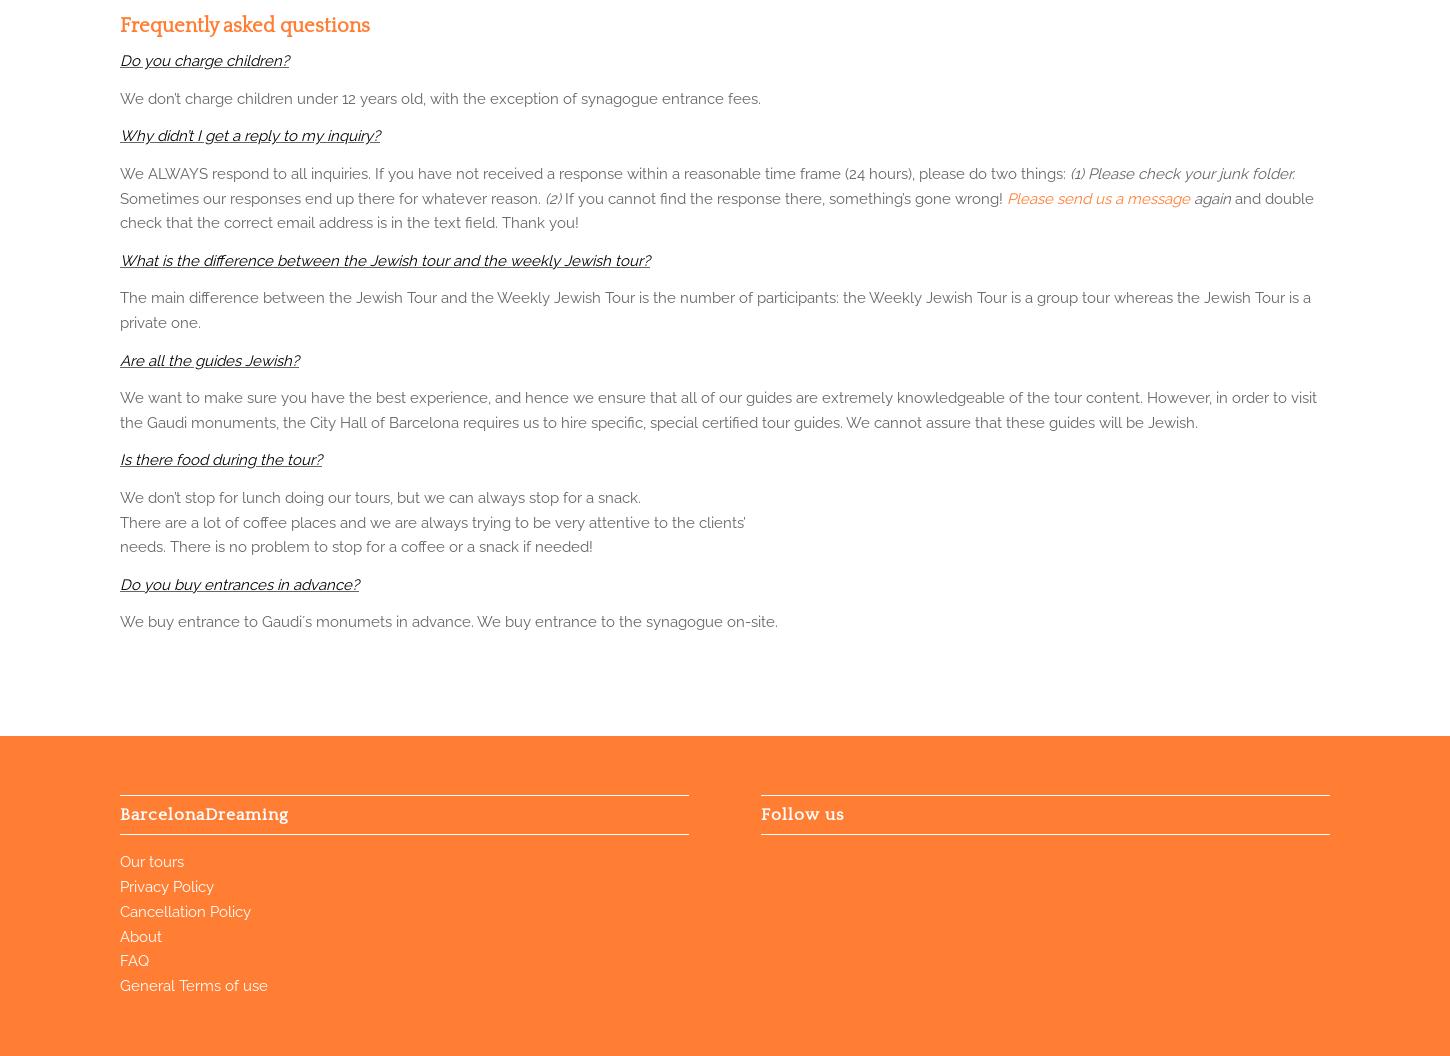  What do you see at coordinates (120, 520) in the screenshot?
I see `'There are a lot of coffee places and we are always trying to be very attentive to the clients’'` at bounding box center [120, 520].